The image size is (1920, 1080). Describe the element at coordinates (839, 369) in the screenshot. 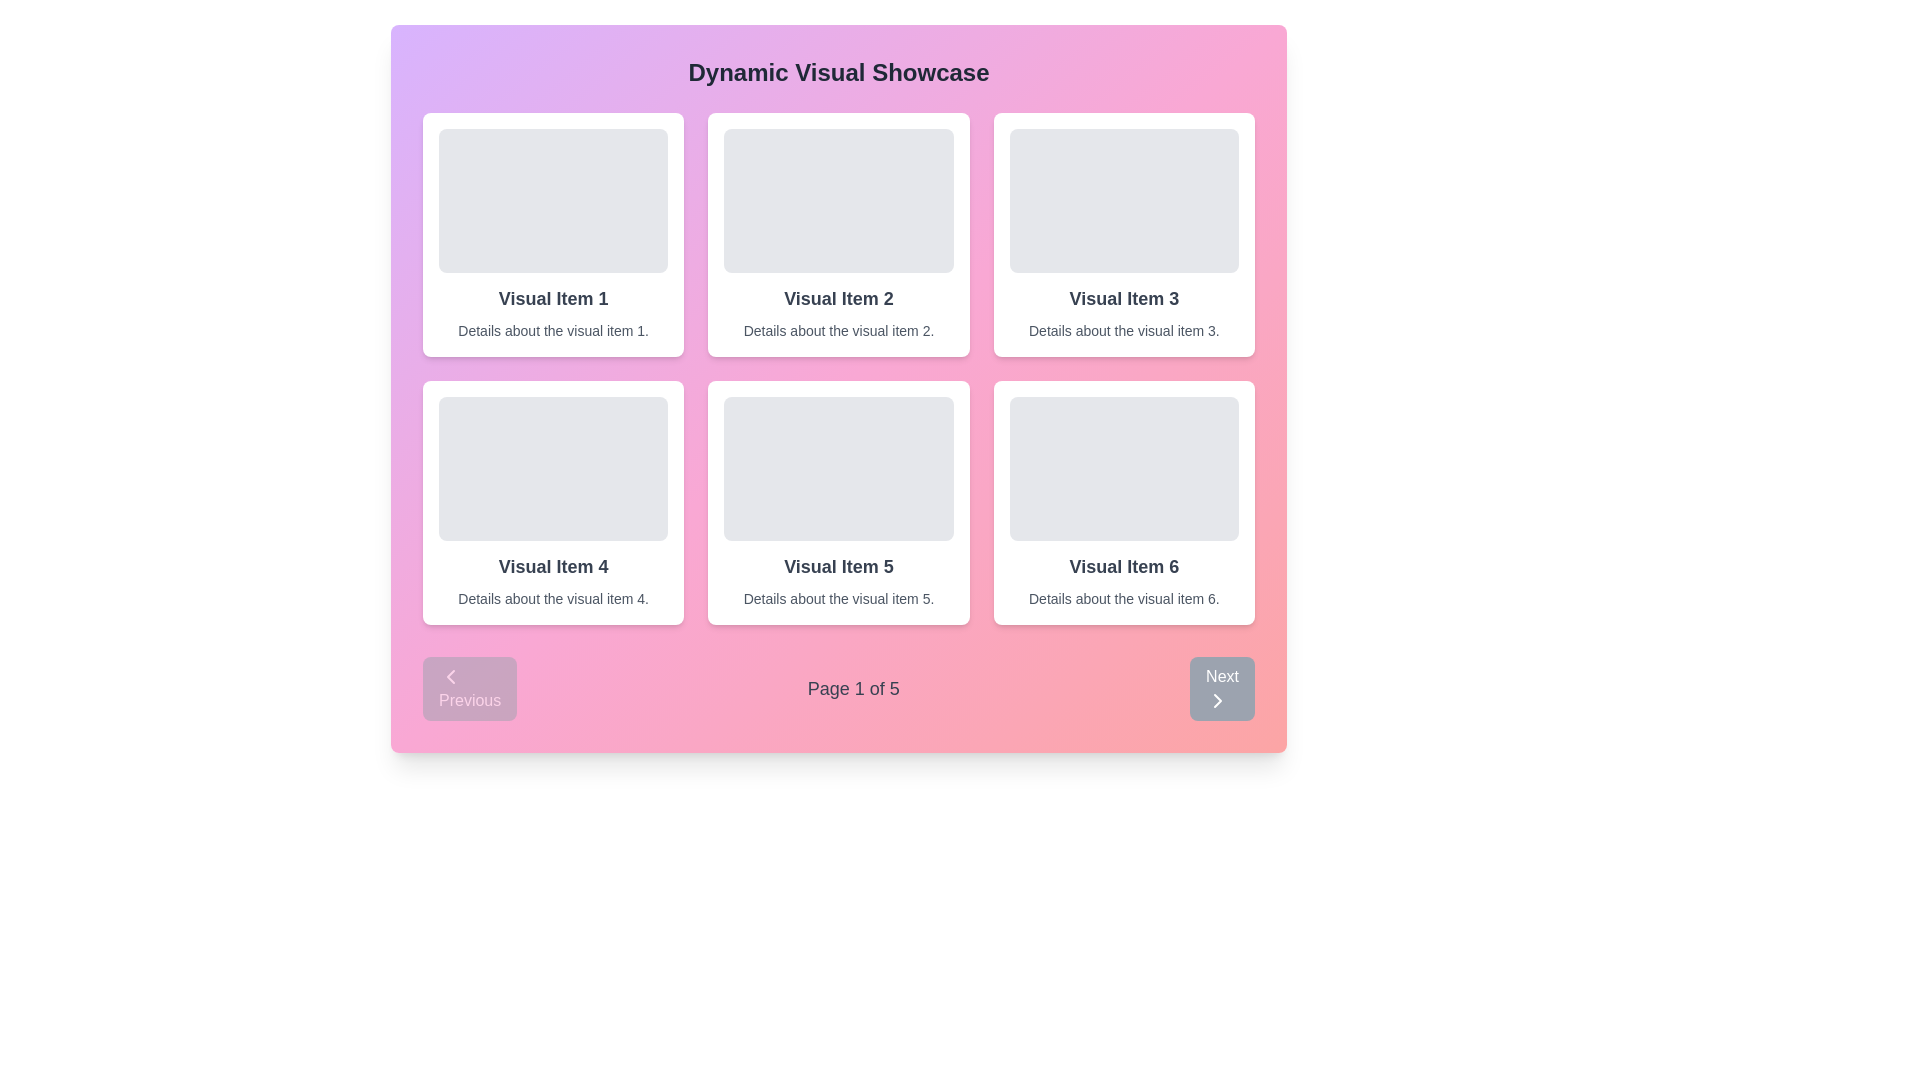

I see `the center of the grid layout containing six sections to visualize its structure` at that location.